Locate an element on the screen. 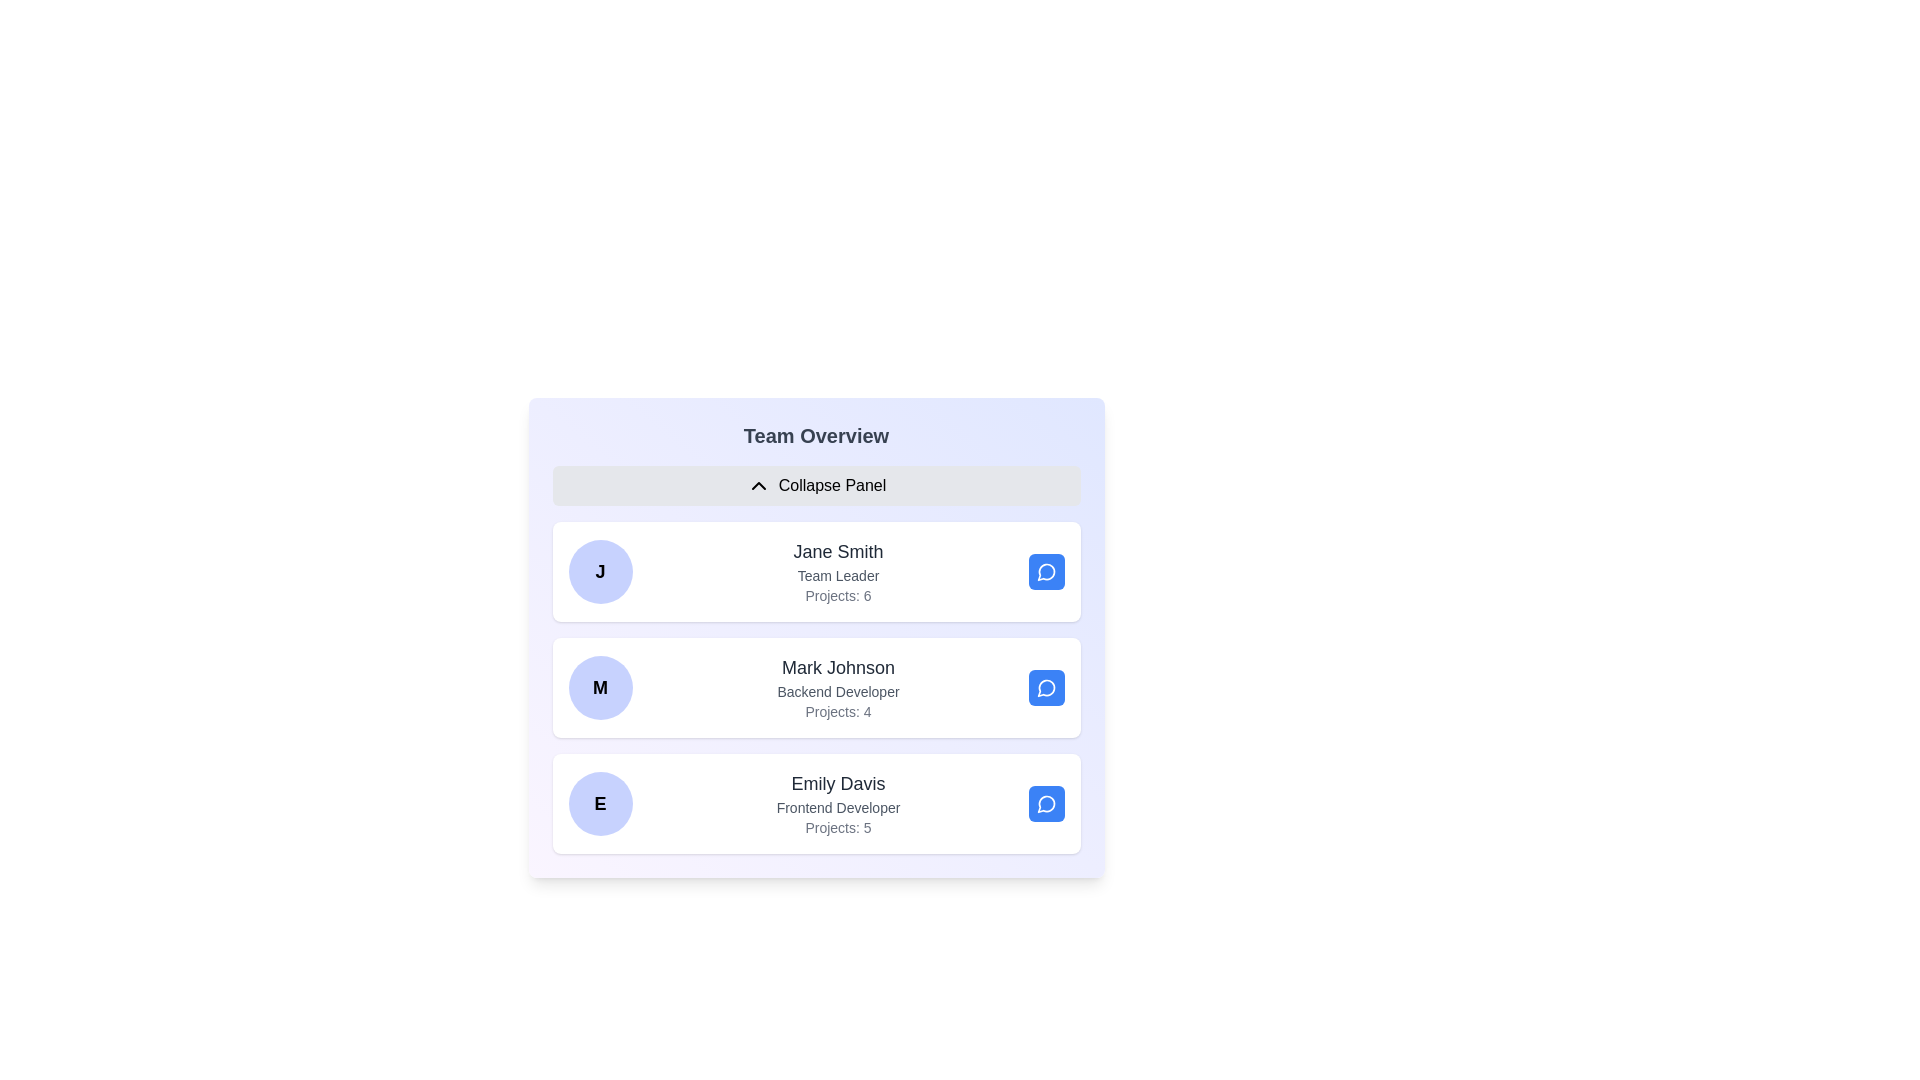 The width and height of the screenshot is (1920, 1080). the chevron icon to the left of the 'Collapse Panel' label in the 'Team Overview' interface is located at coordinates (757, 486).